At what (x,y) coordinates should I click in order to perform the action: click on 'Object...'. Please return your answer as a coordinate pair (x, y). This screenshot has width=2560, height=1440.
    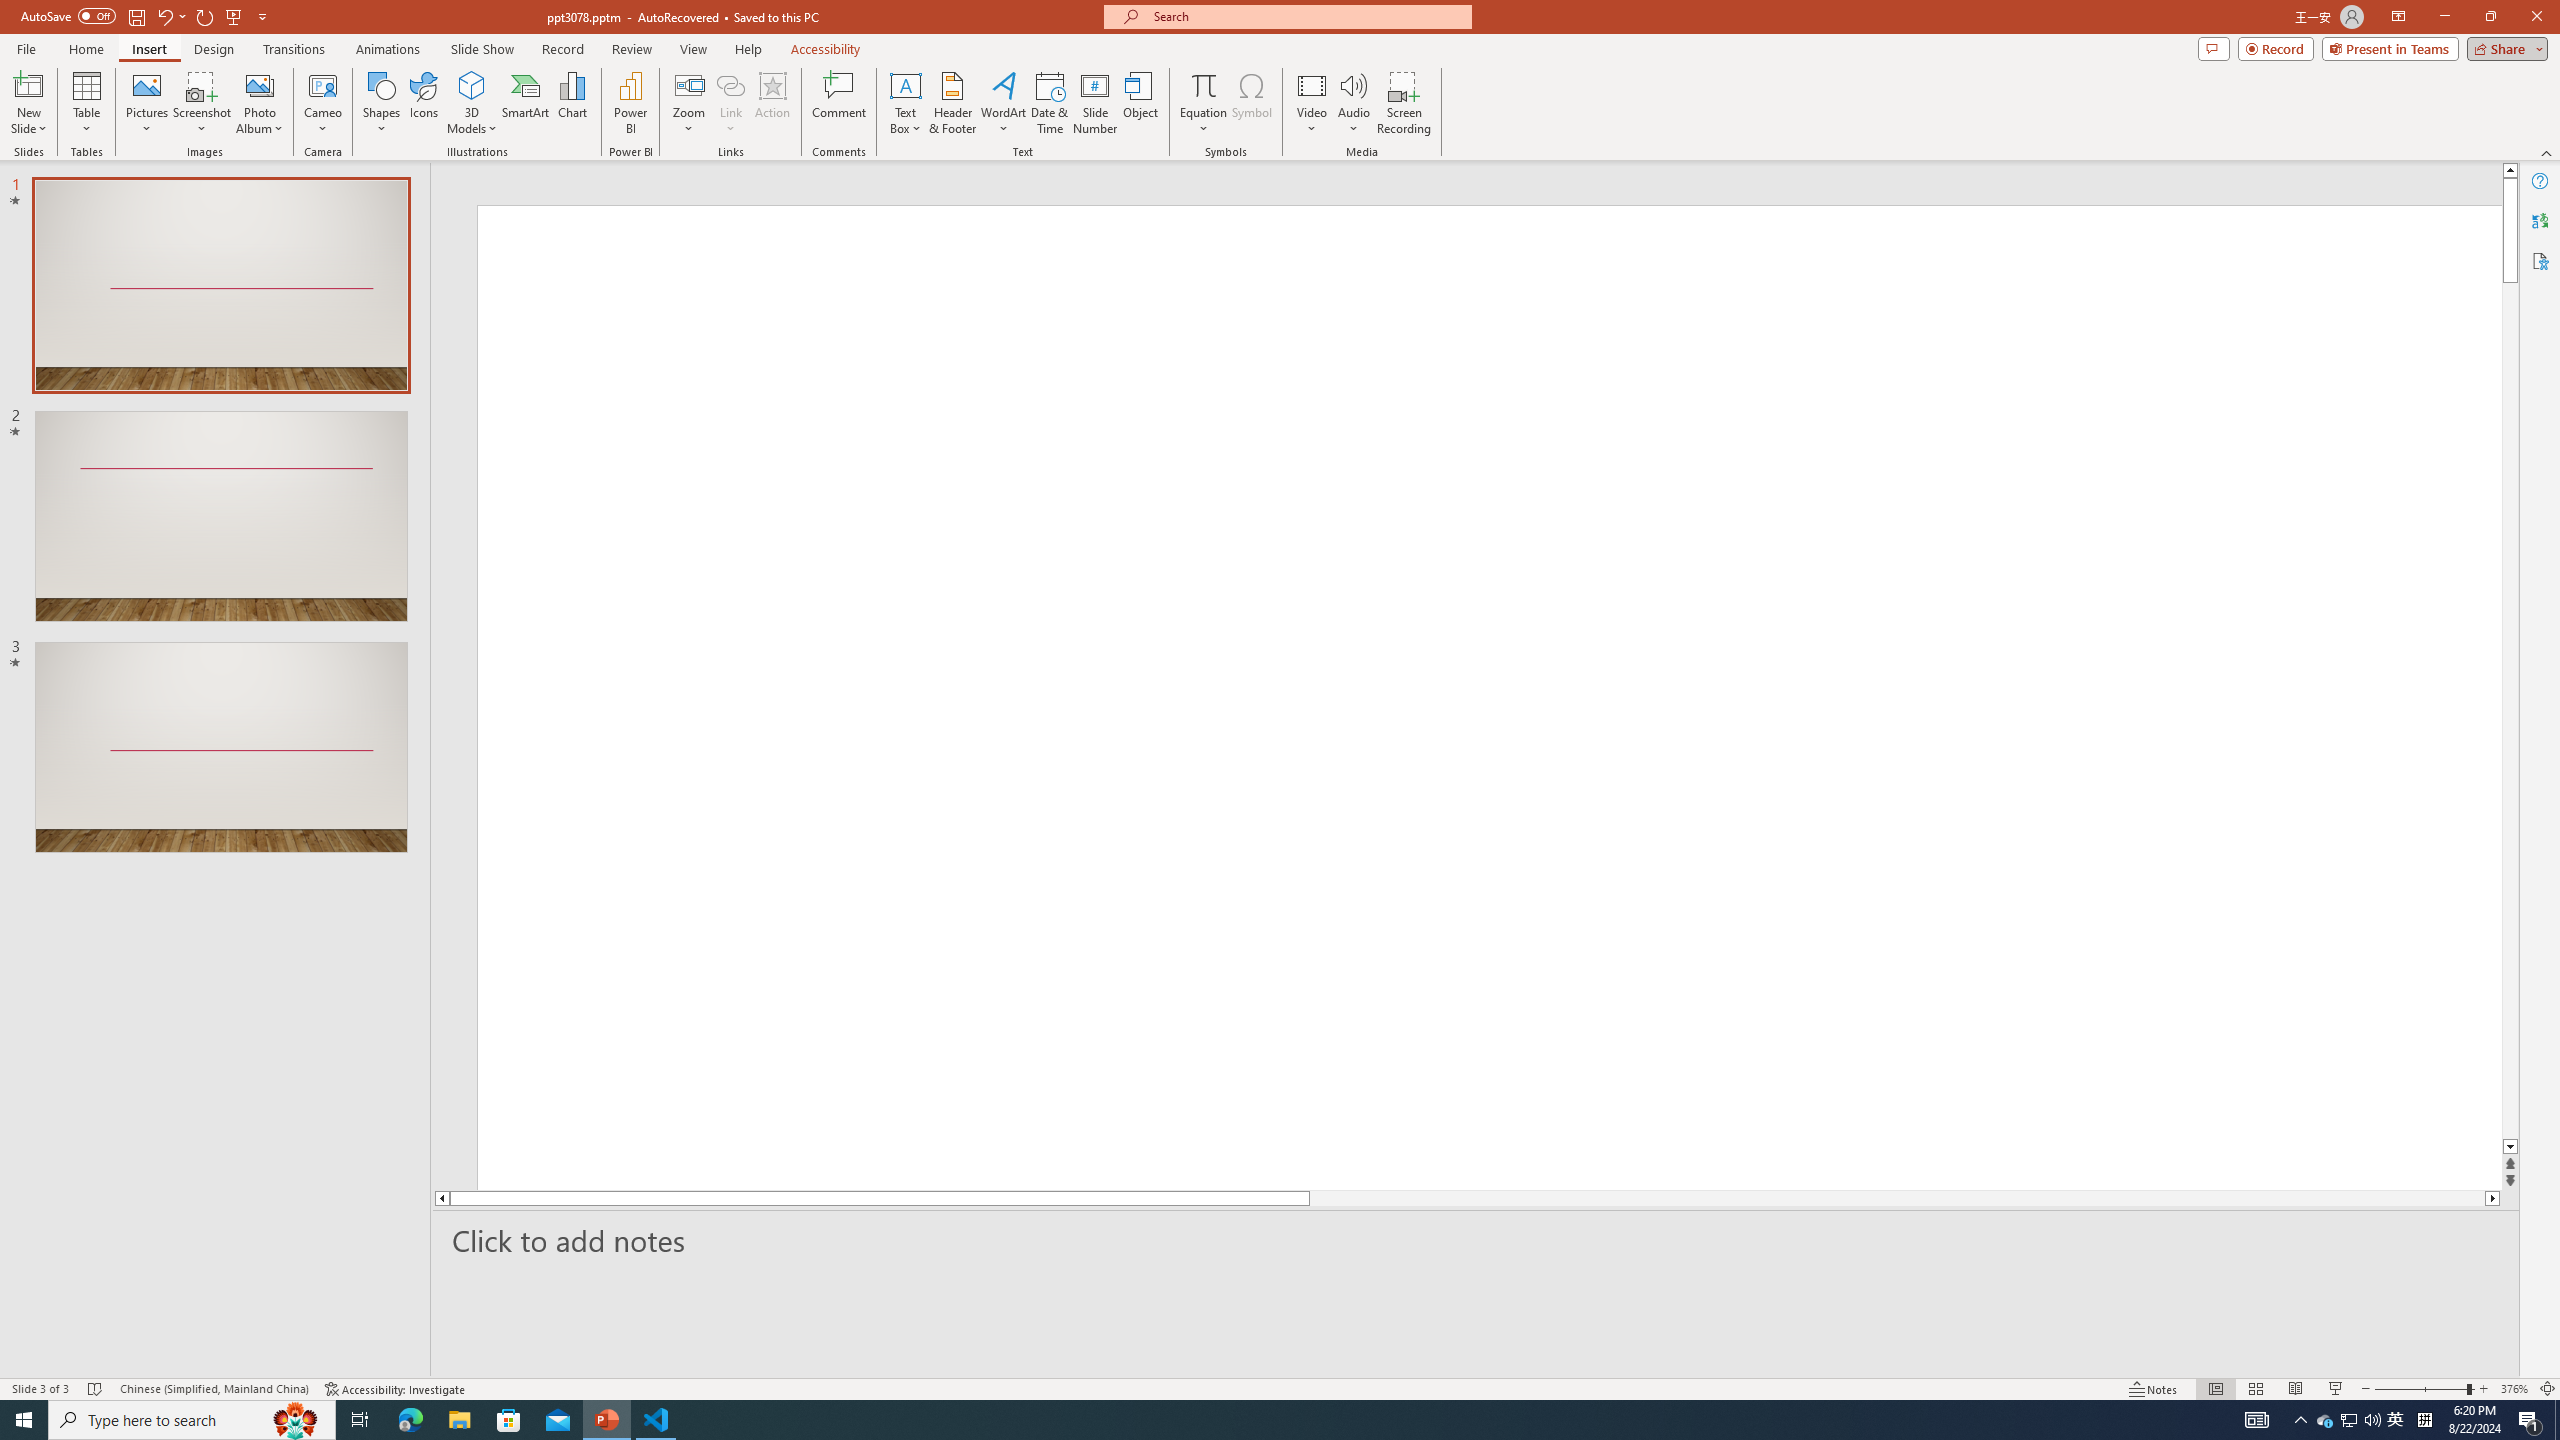
    Looking at the image, I should click on (1141, 103).